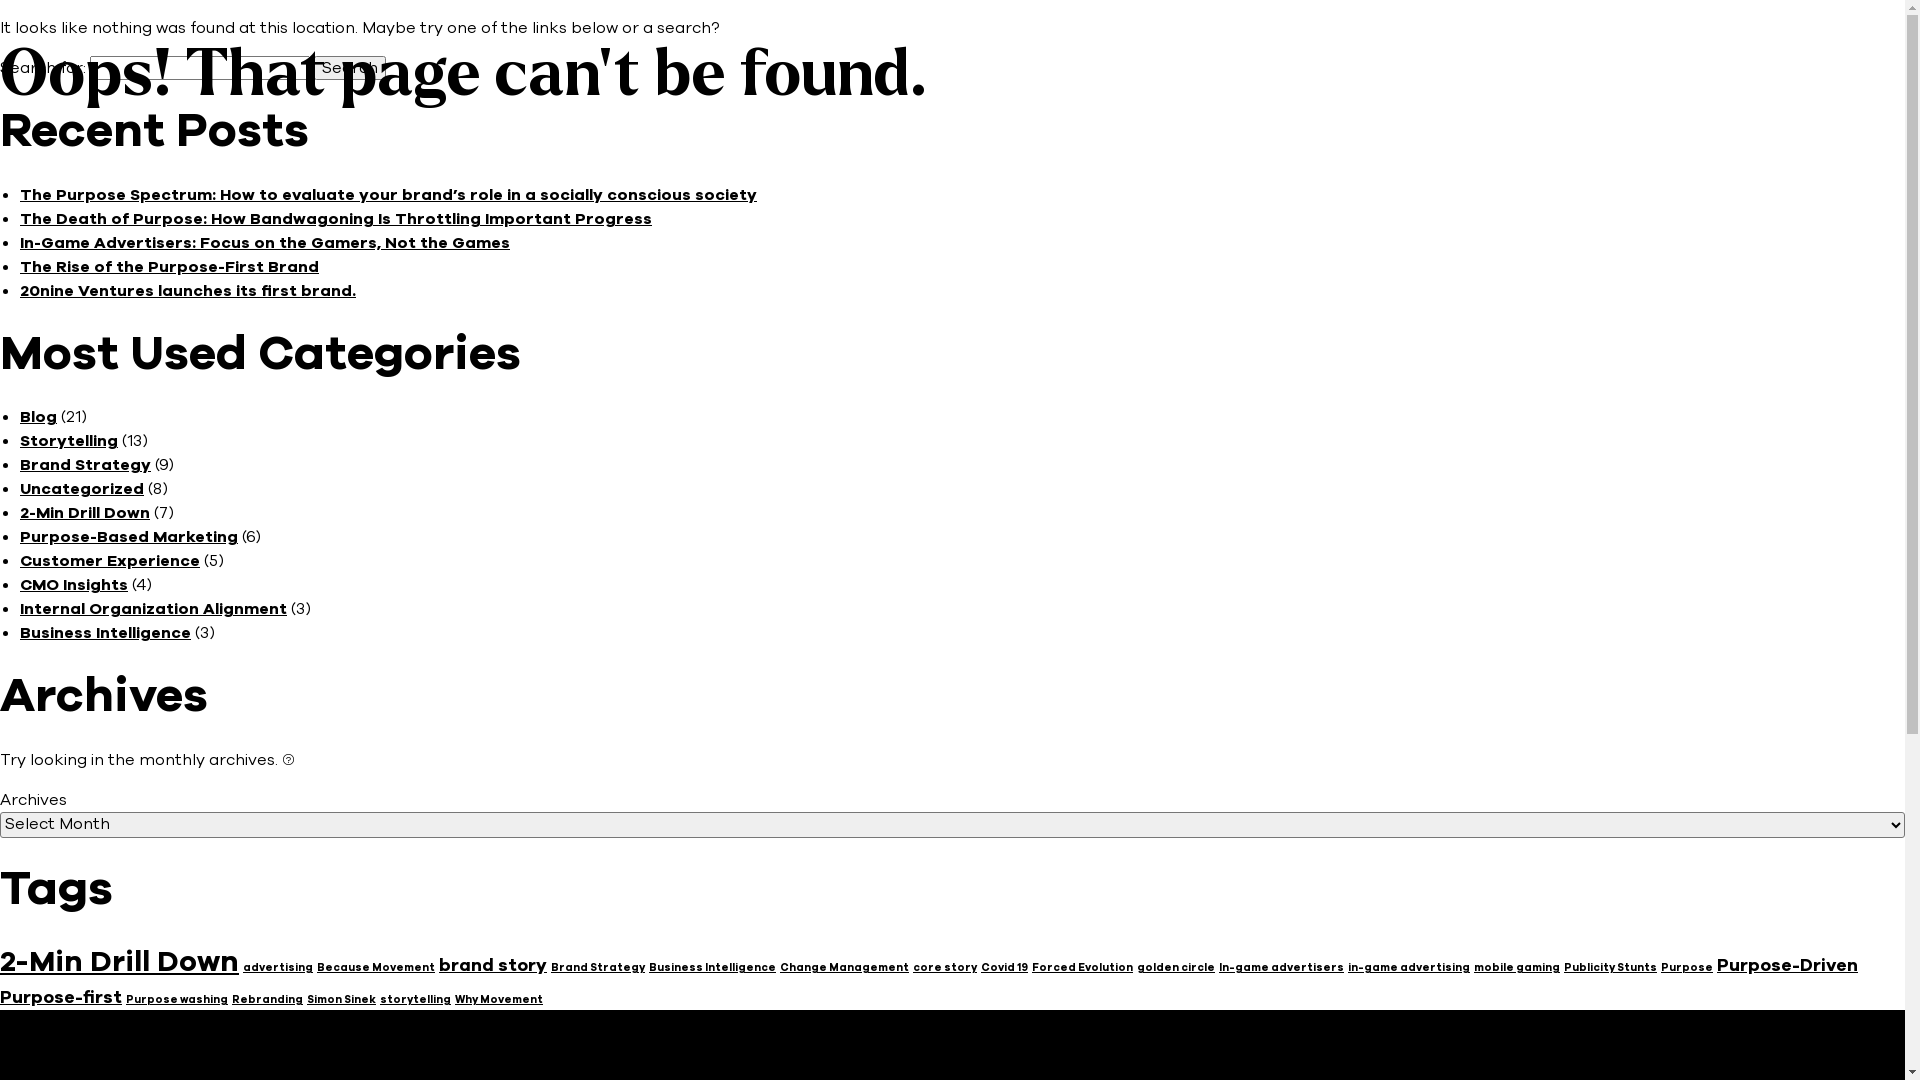 This screenshot has width=1920, height=1080. What do you see at coordinates (19, 560) in the screenshot?
I see `'Customer Experience'` at bounding box center [19, 560].